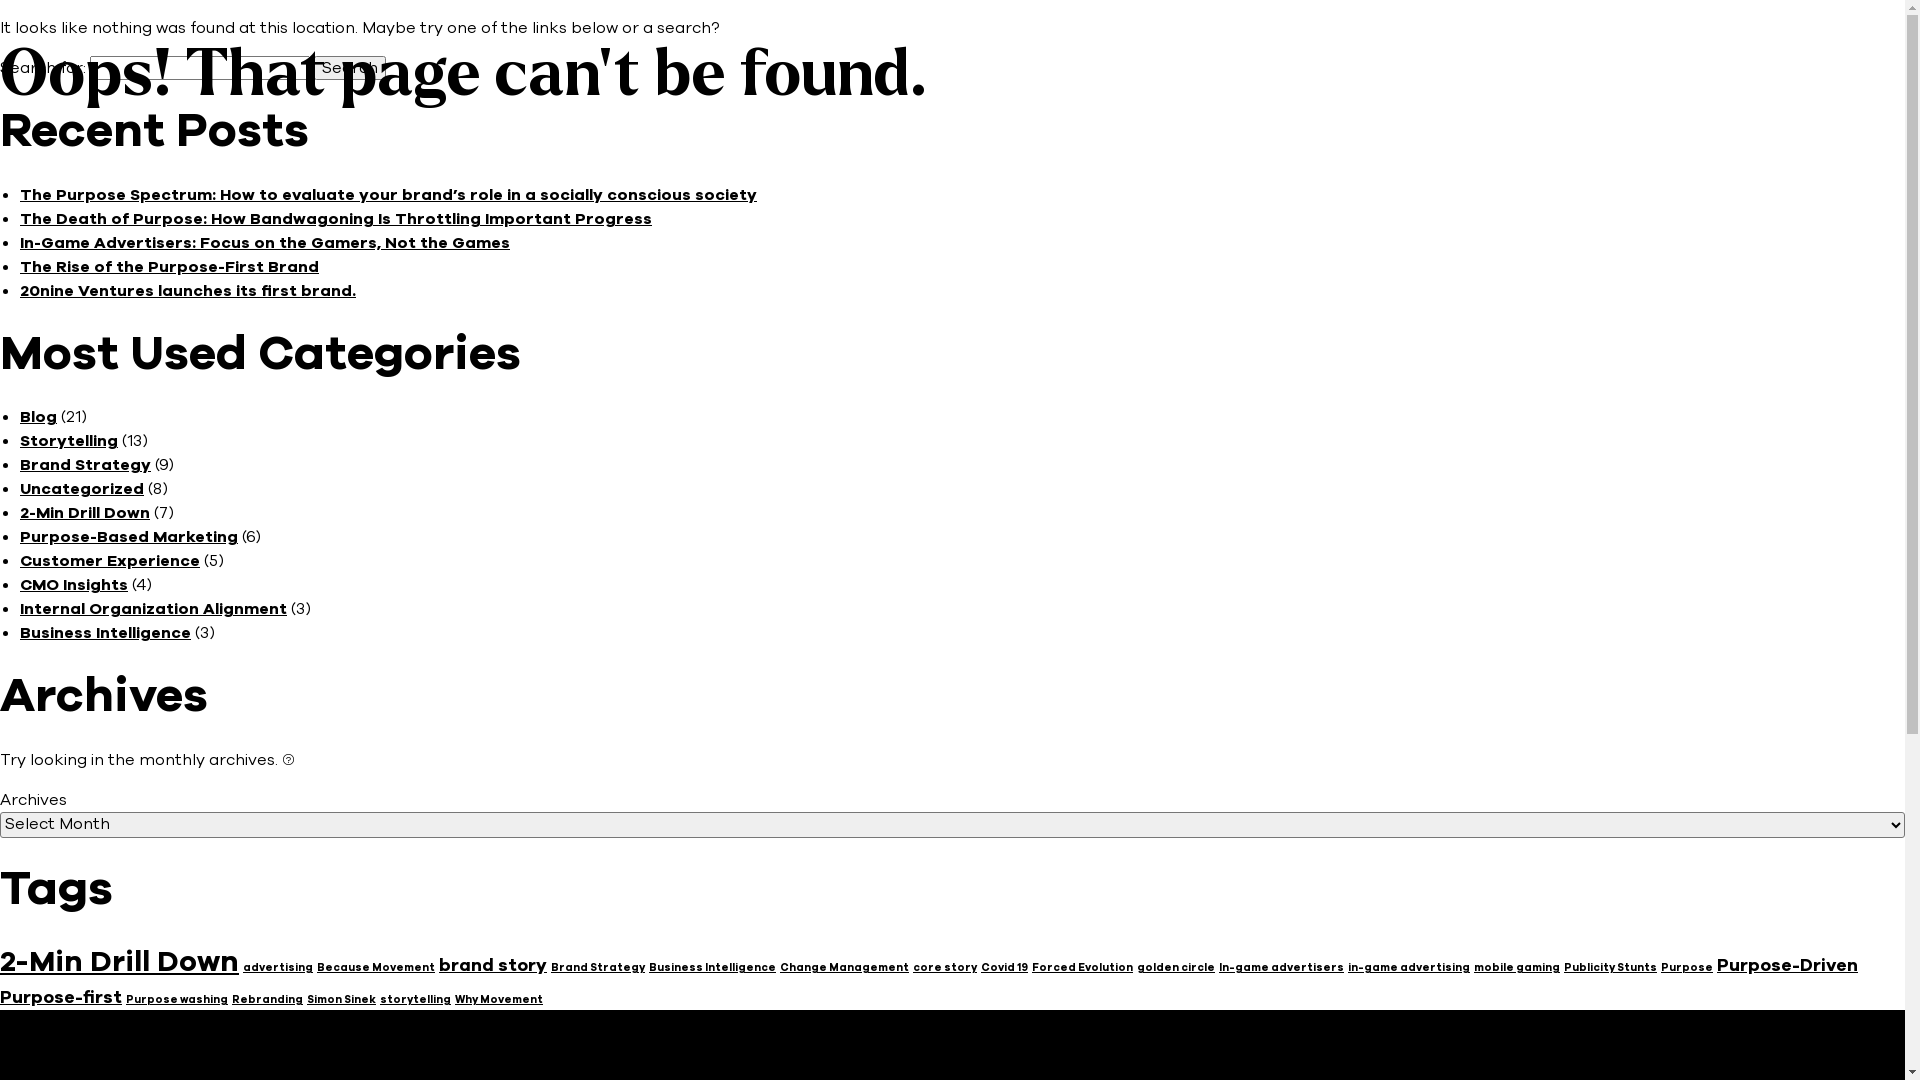 This screenshot has width=1920, height=1080. What do you see at coordinates (19, 560) in the screenshot?
I see `'Customer Experience'` at bounding box center [19, 560].